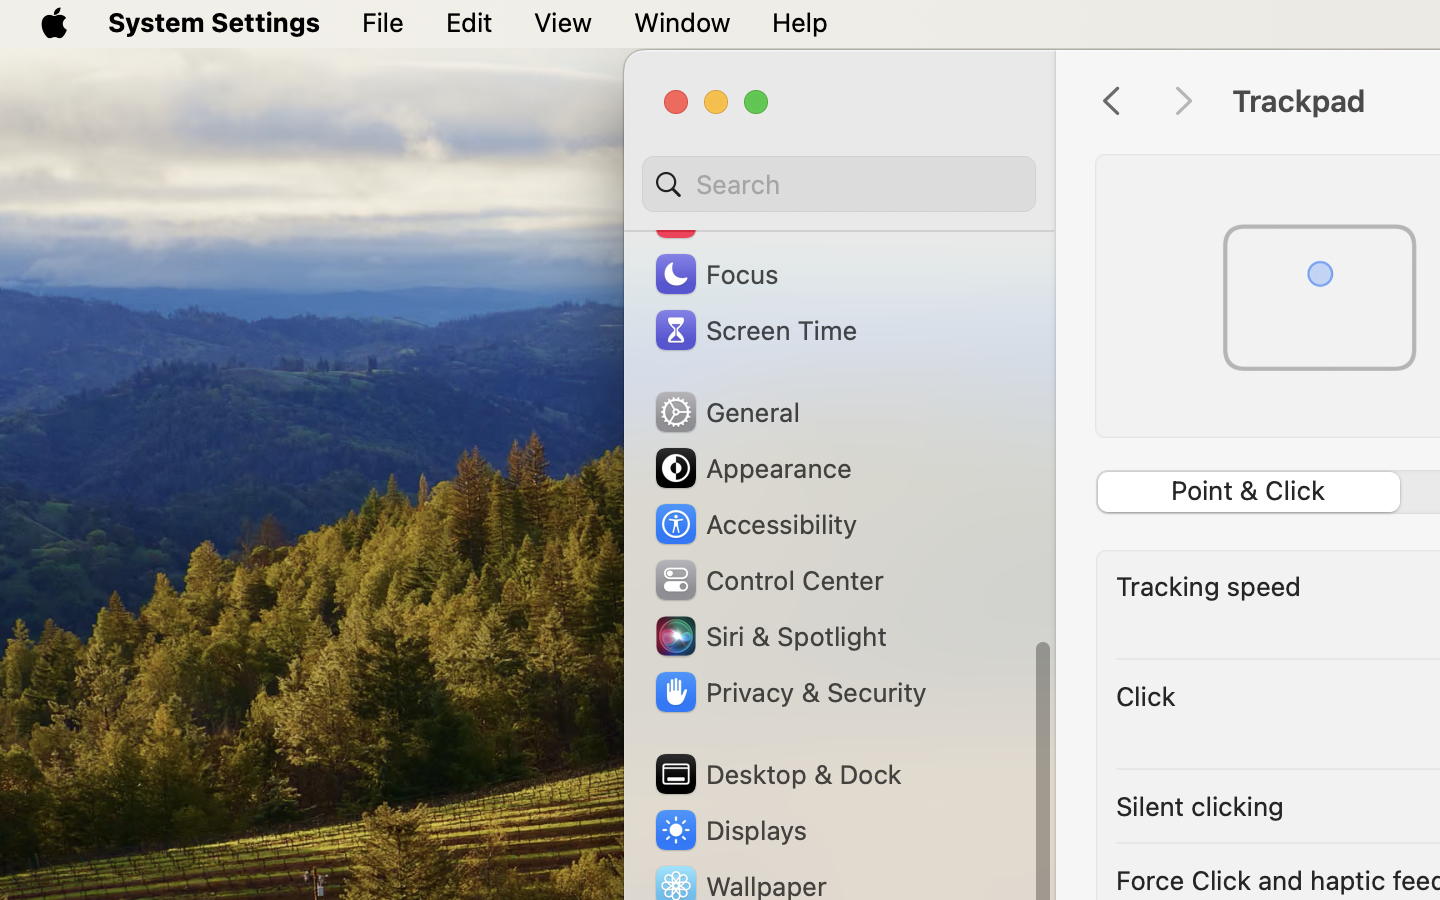  What do you see at coordinates (753, 522) in the screenshot?
I see `'Accessibility'` at bounding box center [753, 522].